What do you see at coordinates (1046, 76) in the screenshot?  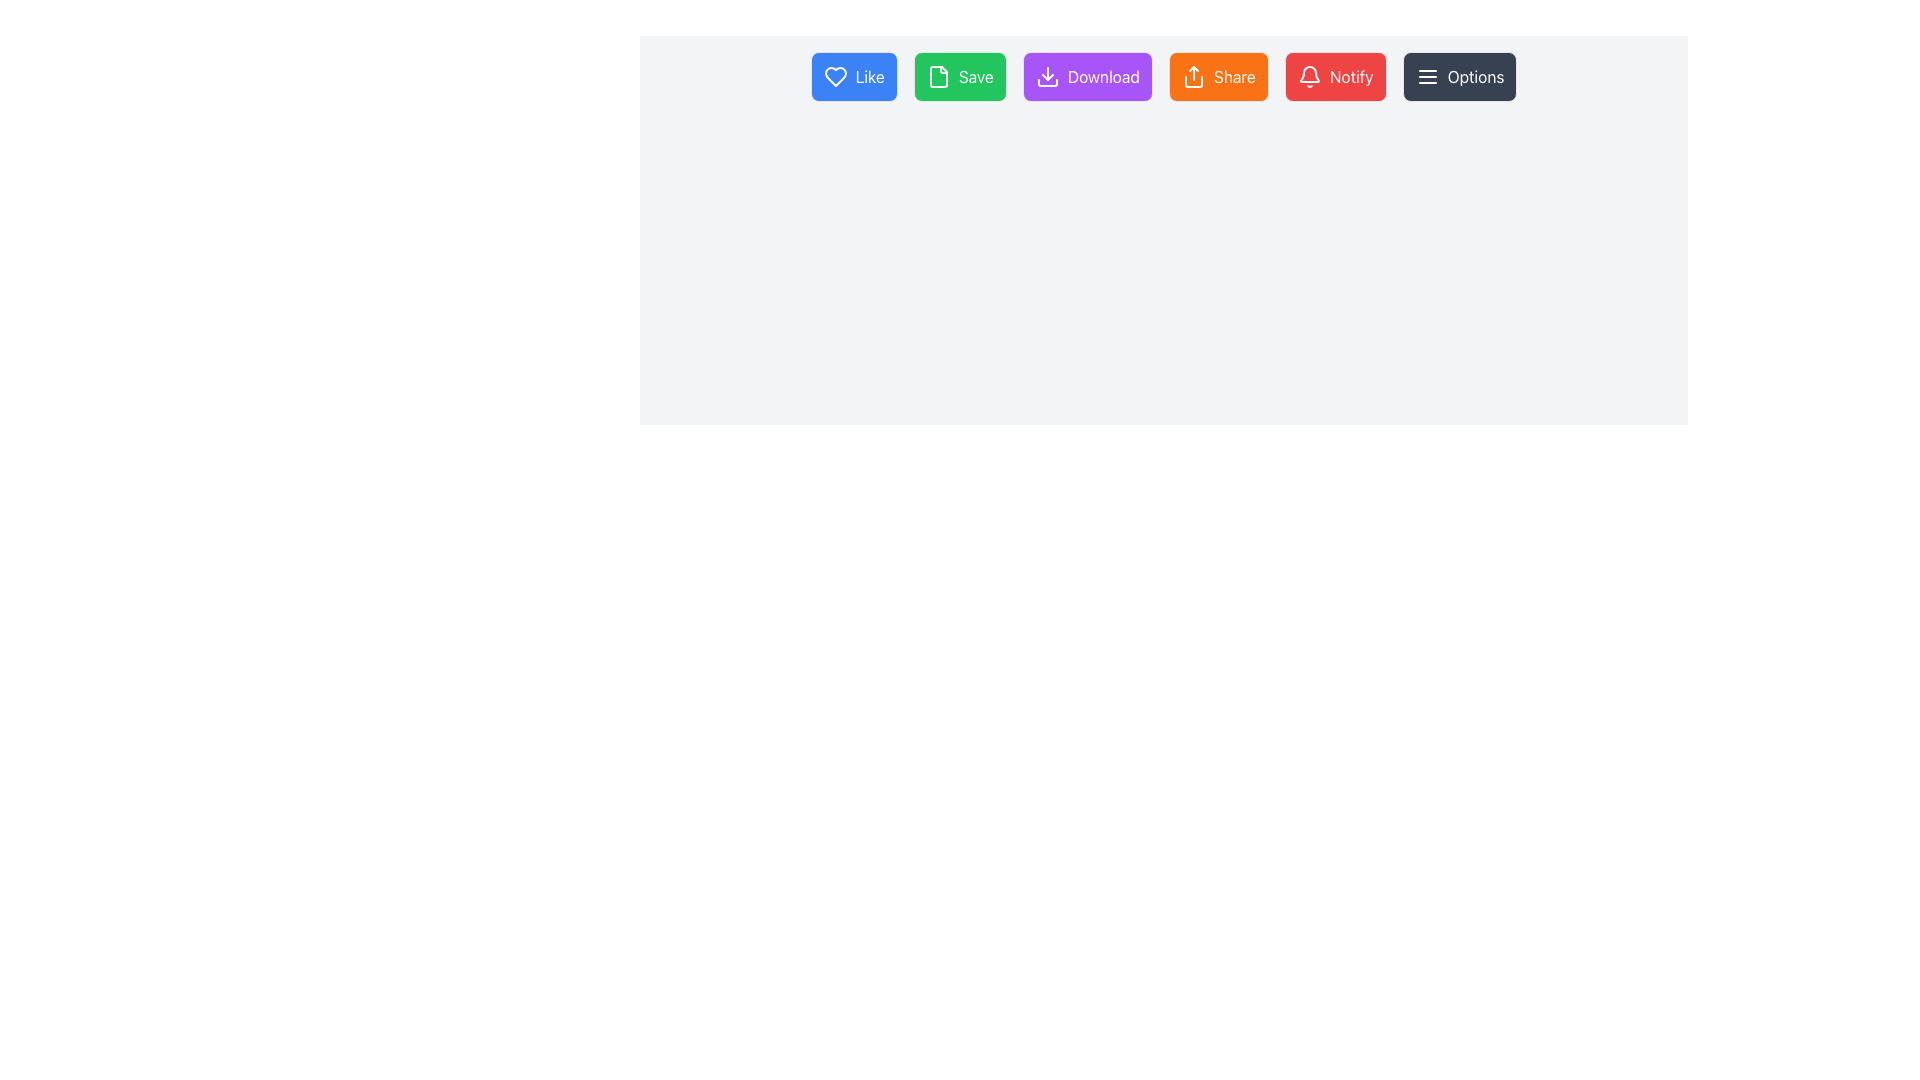 I see `the 'Download' button icon, which features a purple background and white text, indicating the download functionality` at bounding box center [1046, 76].